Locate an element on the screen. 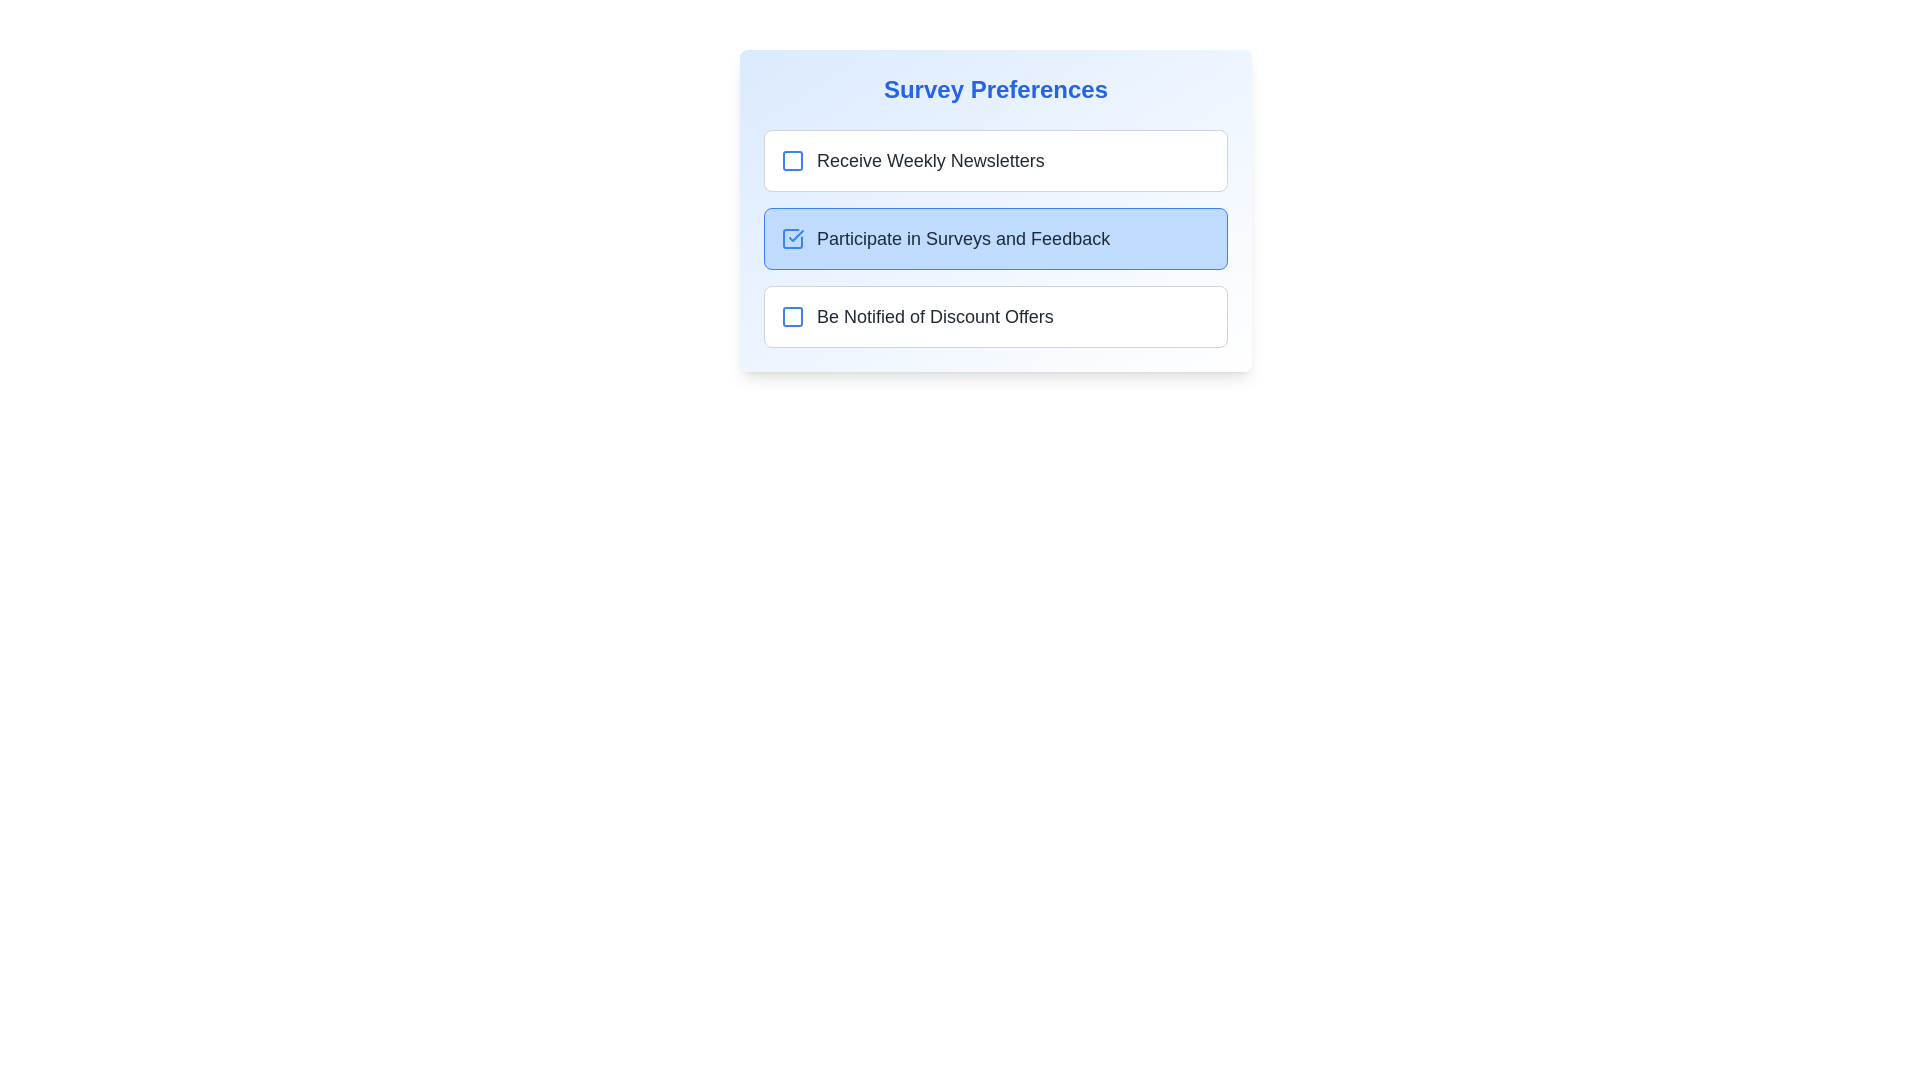  the blue checkbox containing a checkmark icon next to the text 'Participate in Surveys and Feedback' is located at coordinates (791, 238).